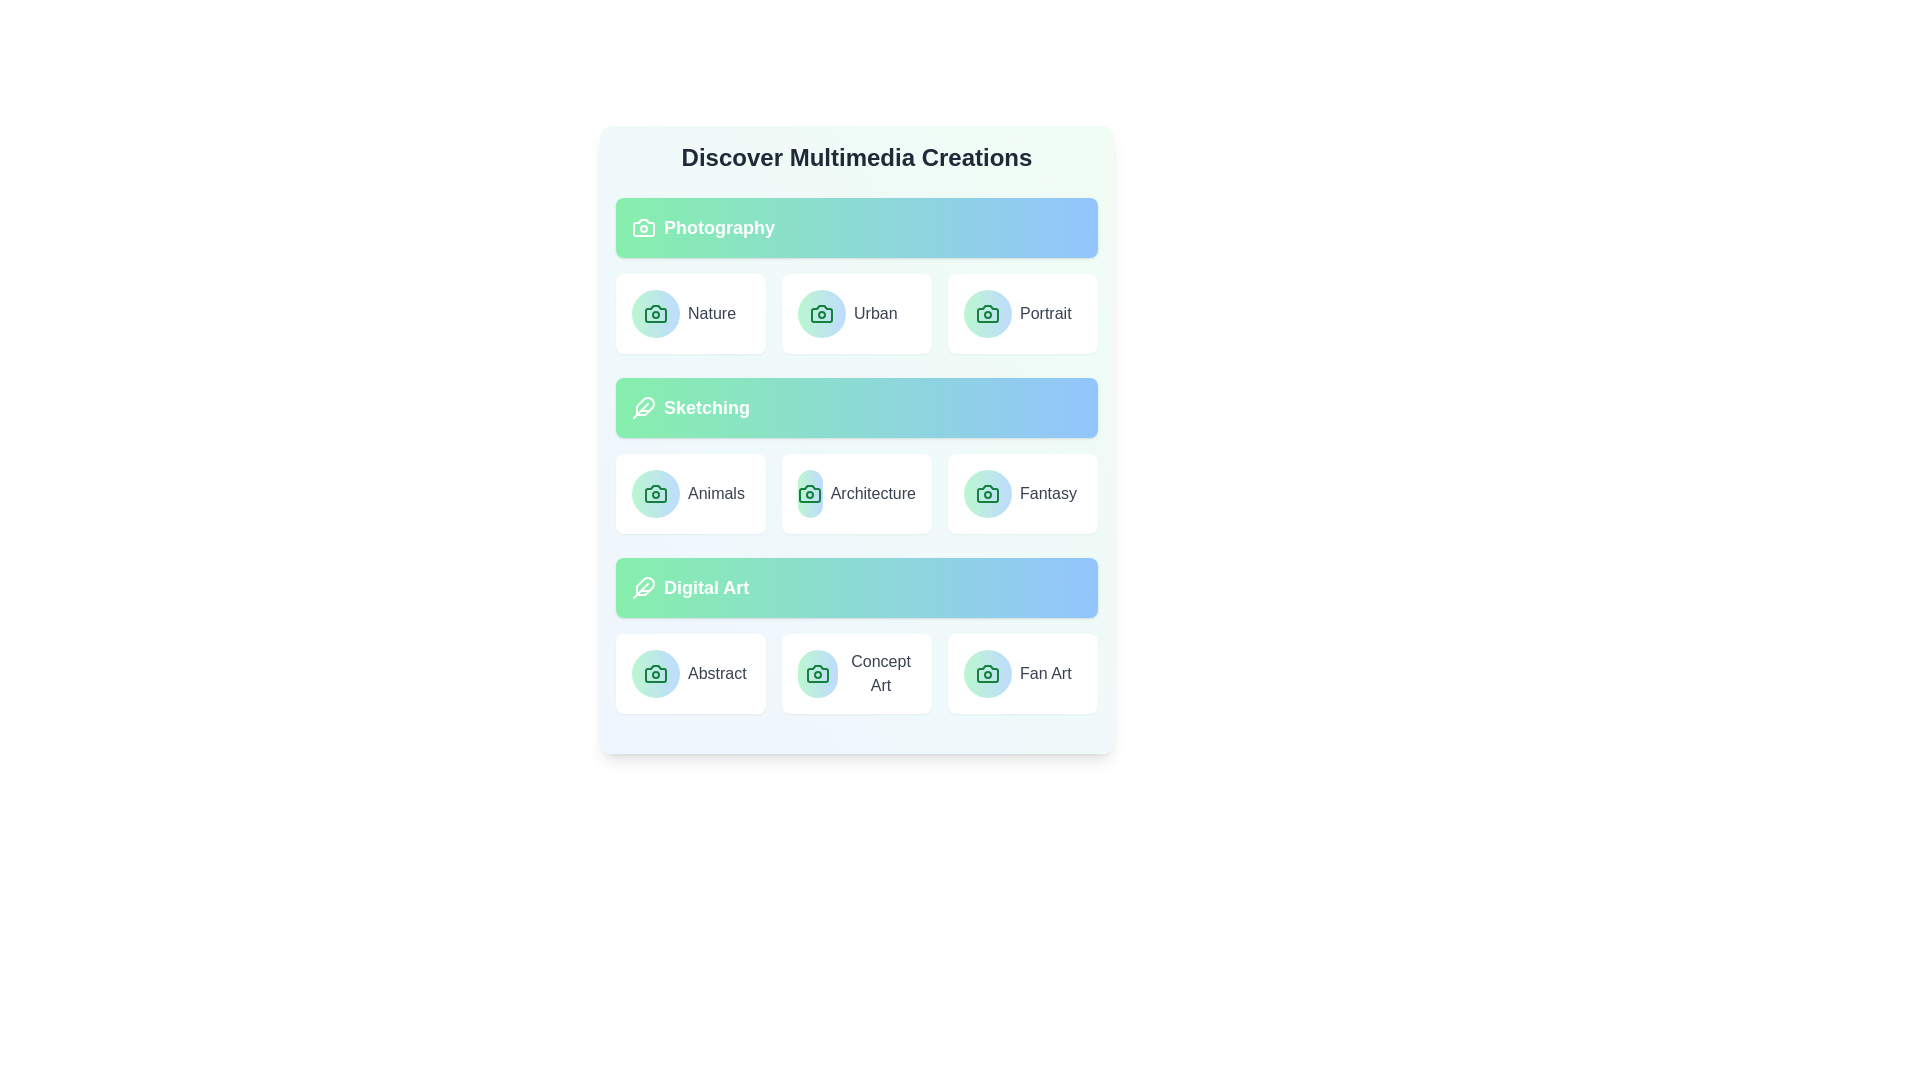 The image size is (1920, 1080). What do you see at coordinates (857, 313) in the screenshot?
I see `the item labeled Urban` at bounding box center [857, 313].